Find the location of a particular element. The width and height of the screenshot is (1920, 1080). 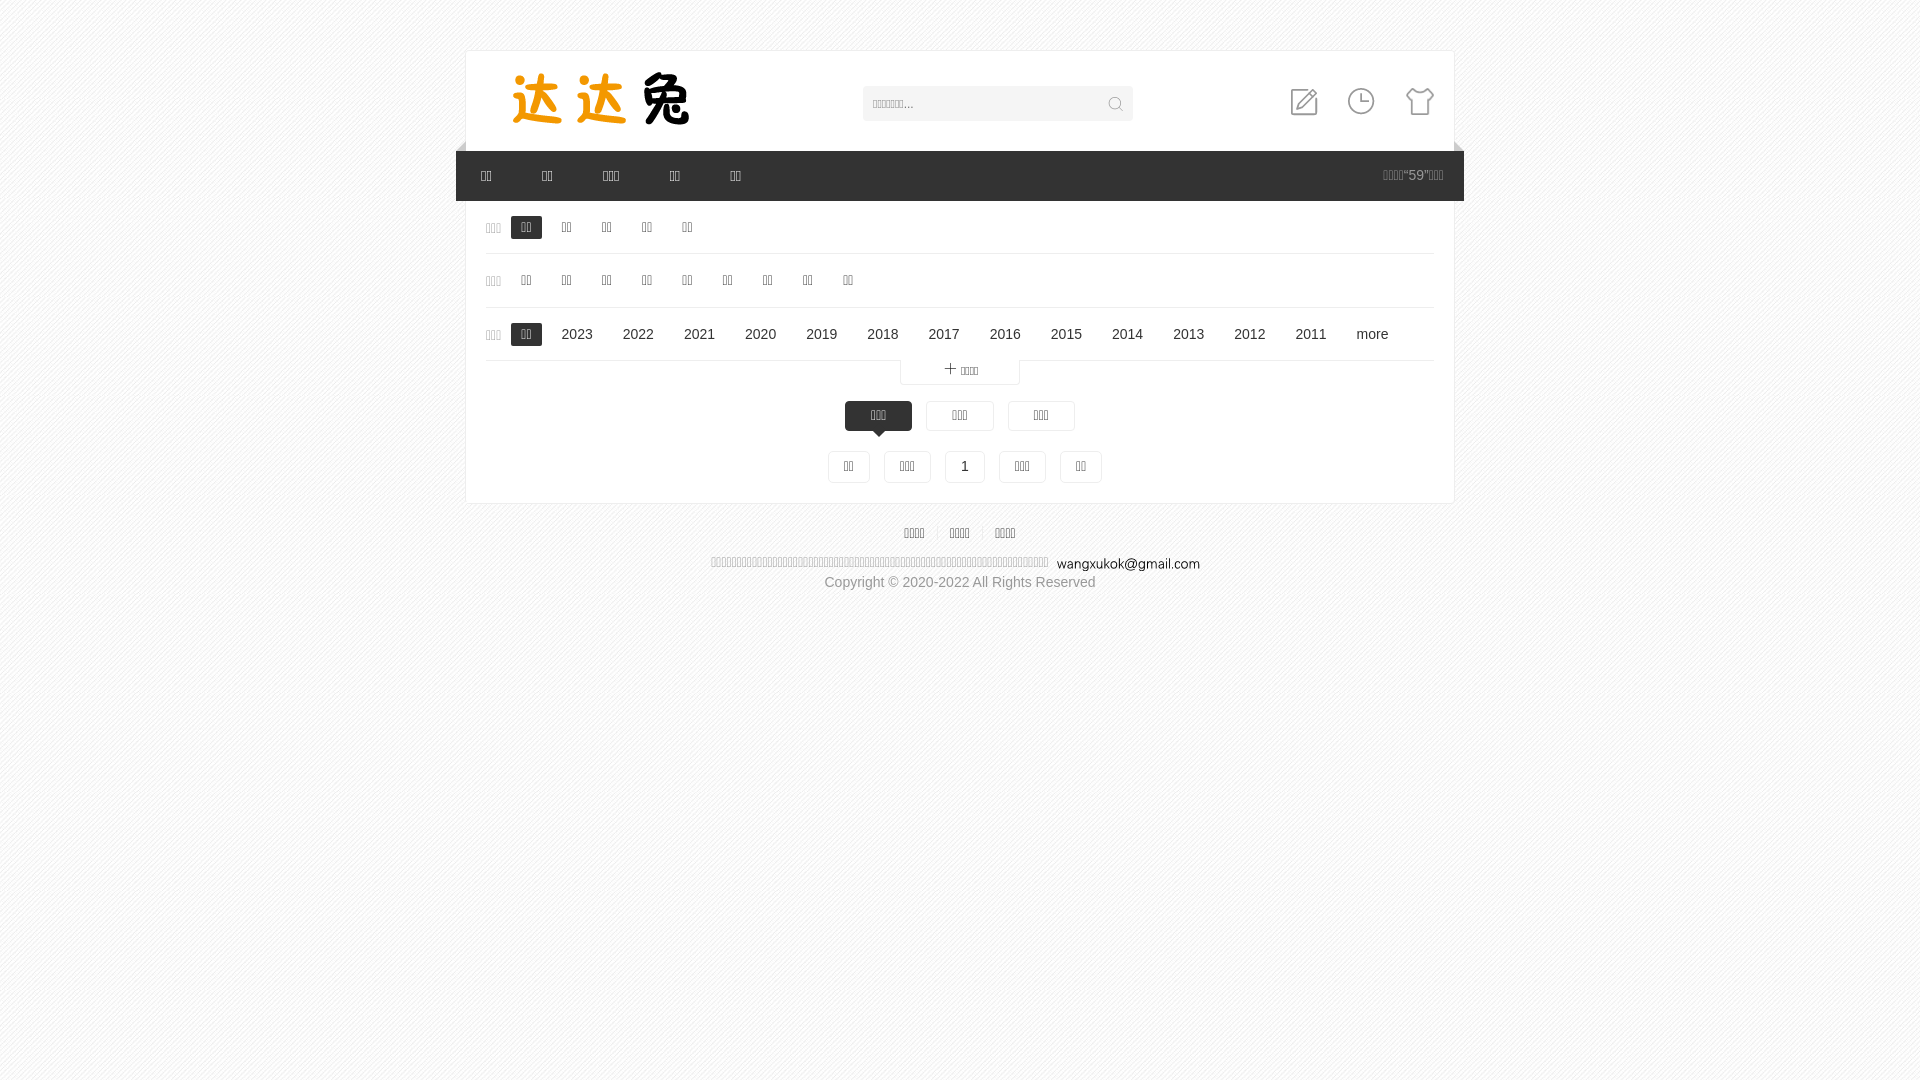

'2018' is located at coordinates (881, 334).